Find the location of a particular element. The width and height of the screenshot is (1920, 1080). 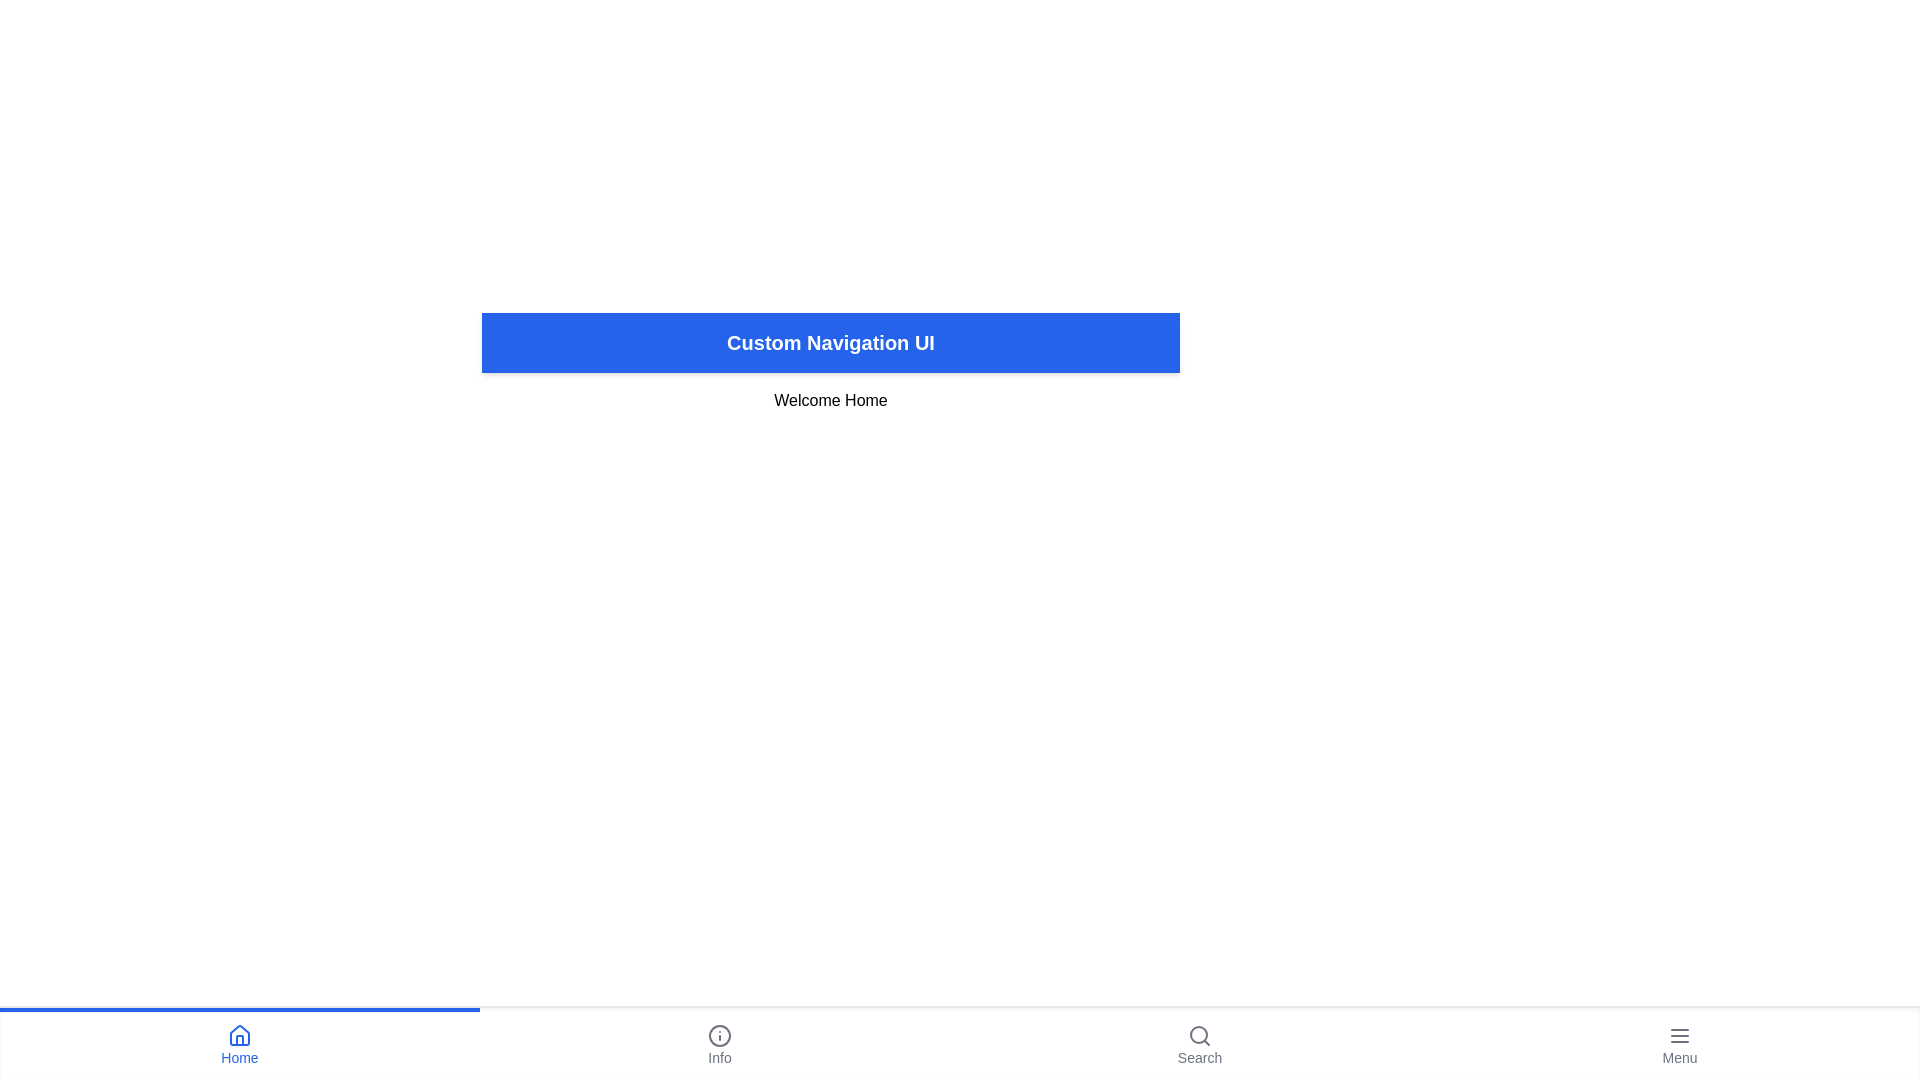

the first SVG Circle element in the bottom navigation bar associated with the 'Info' label is located at coordinates (720, 1035).